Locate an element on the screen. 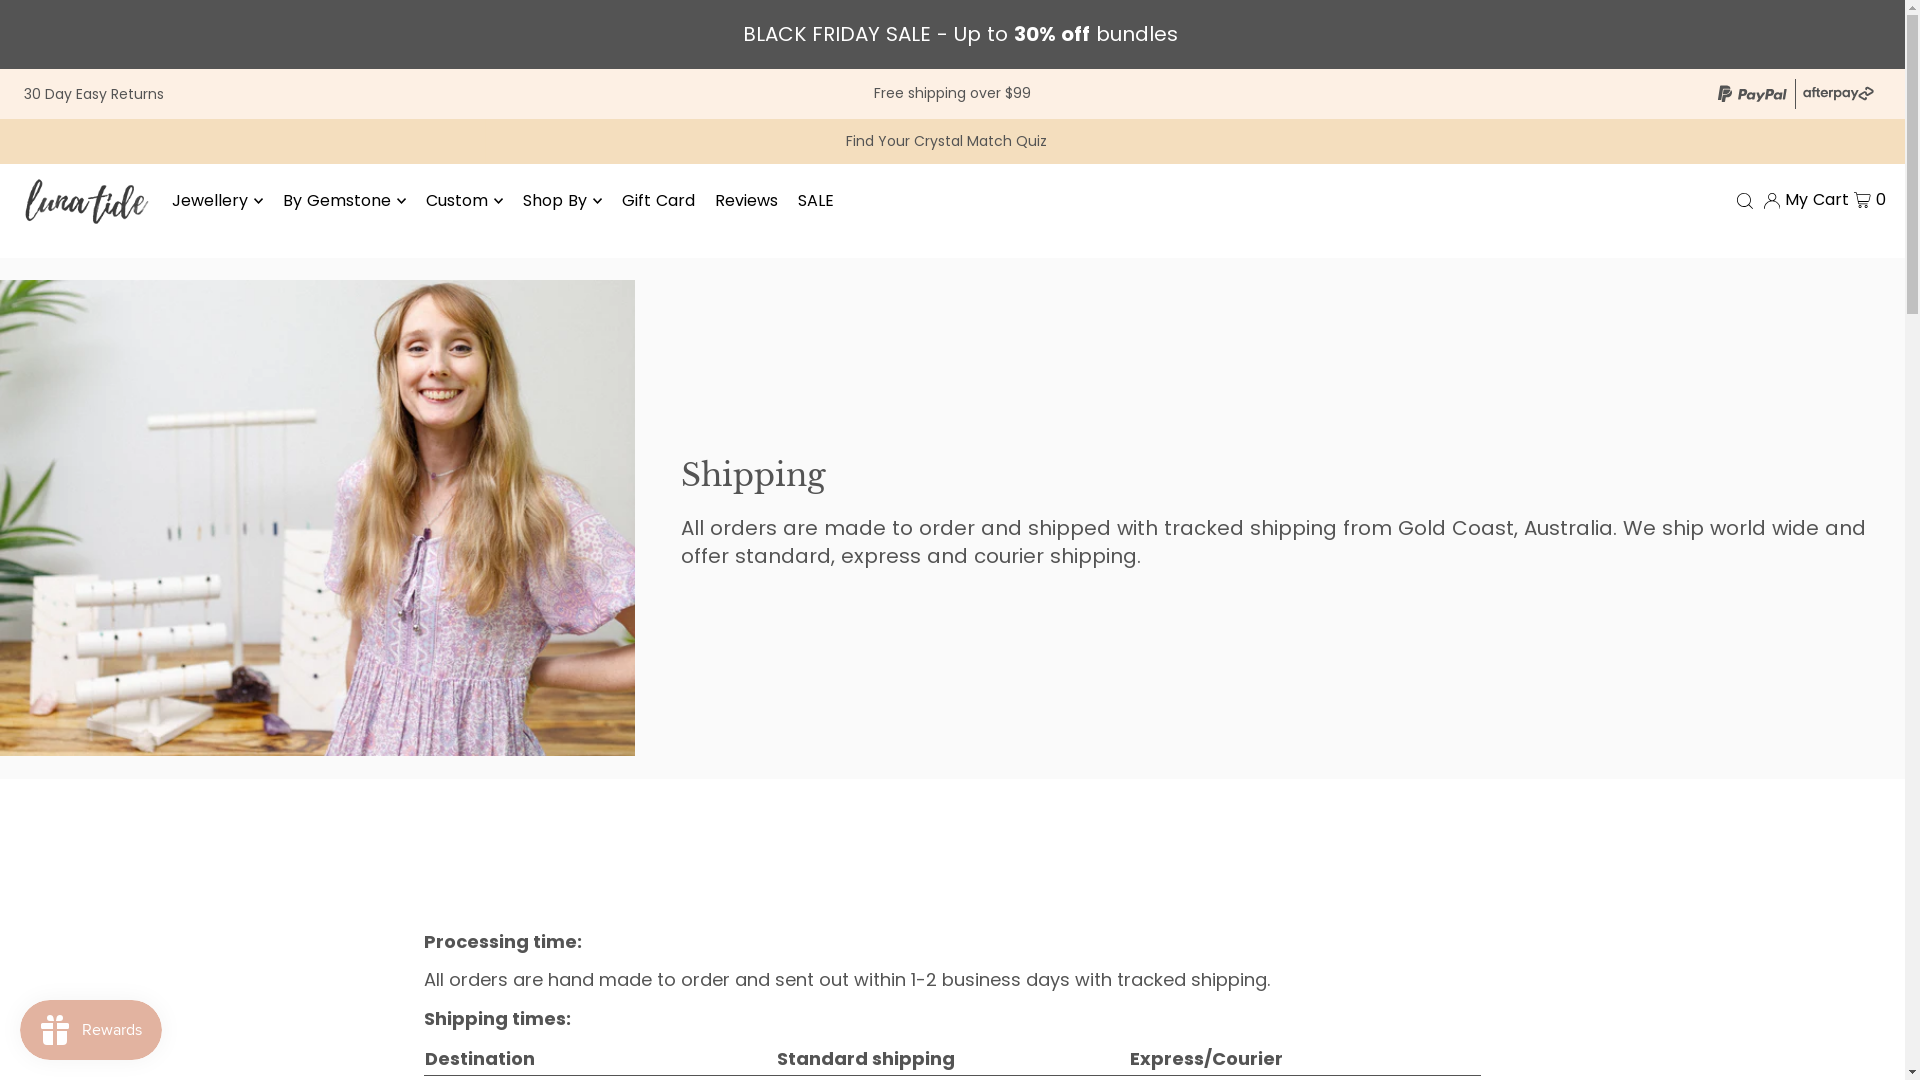 This screenshot has height=1080, width=1920. 'Shop By' is located at coordinates (561, 200).